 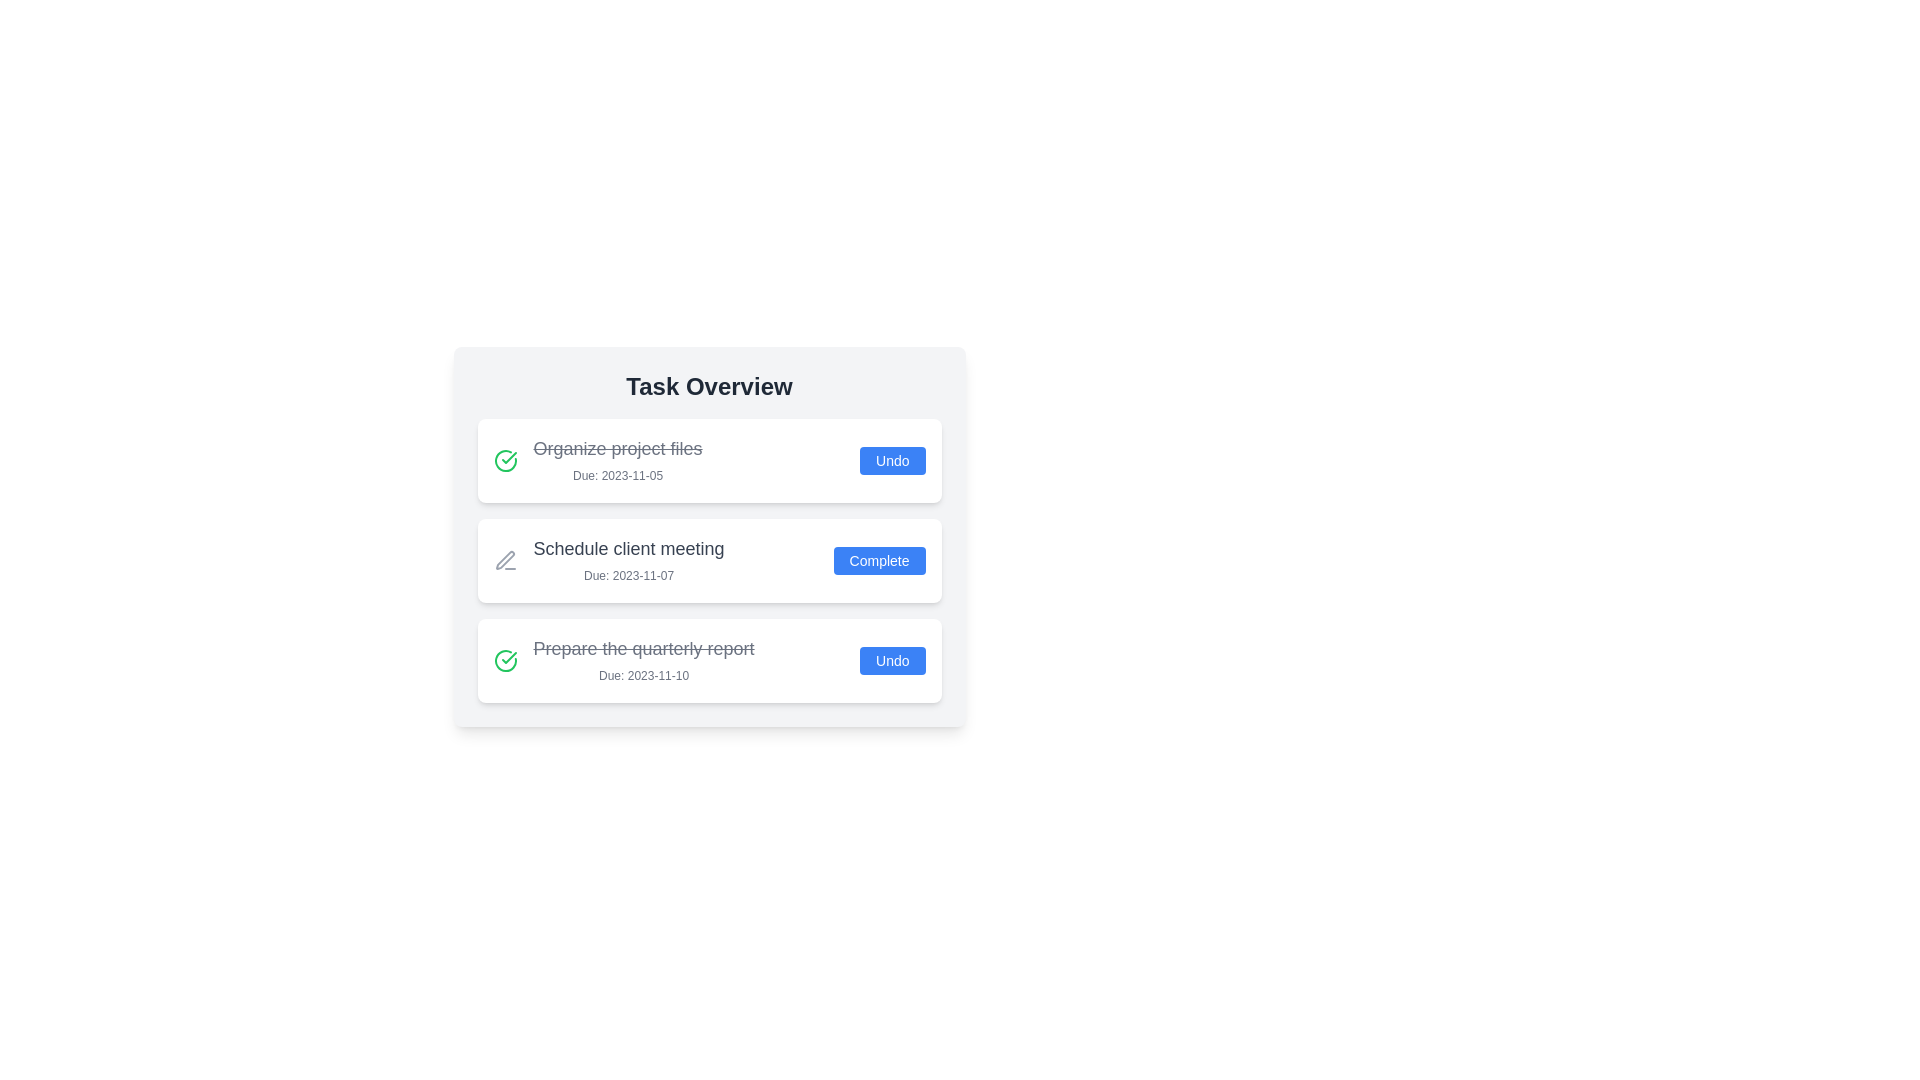 I want to click on the button labeled Undo for the task Prepare the quarterly report, so click(x=891, y=660).